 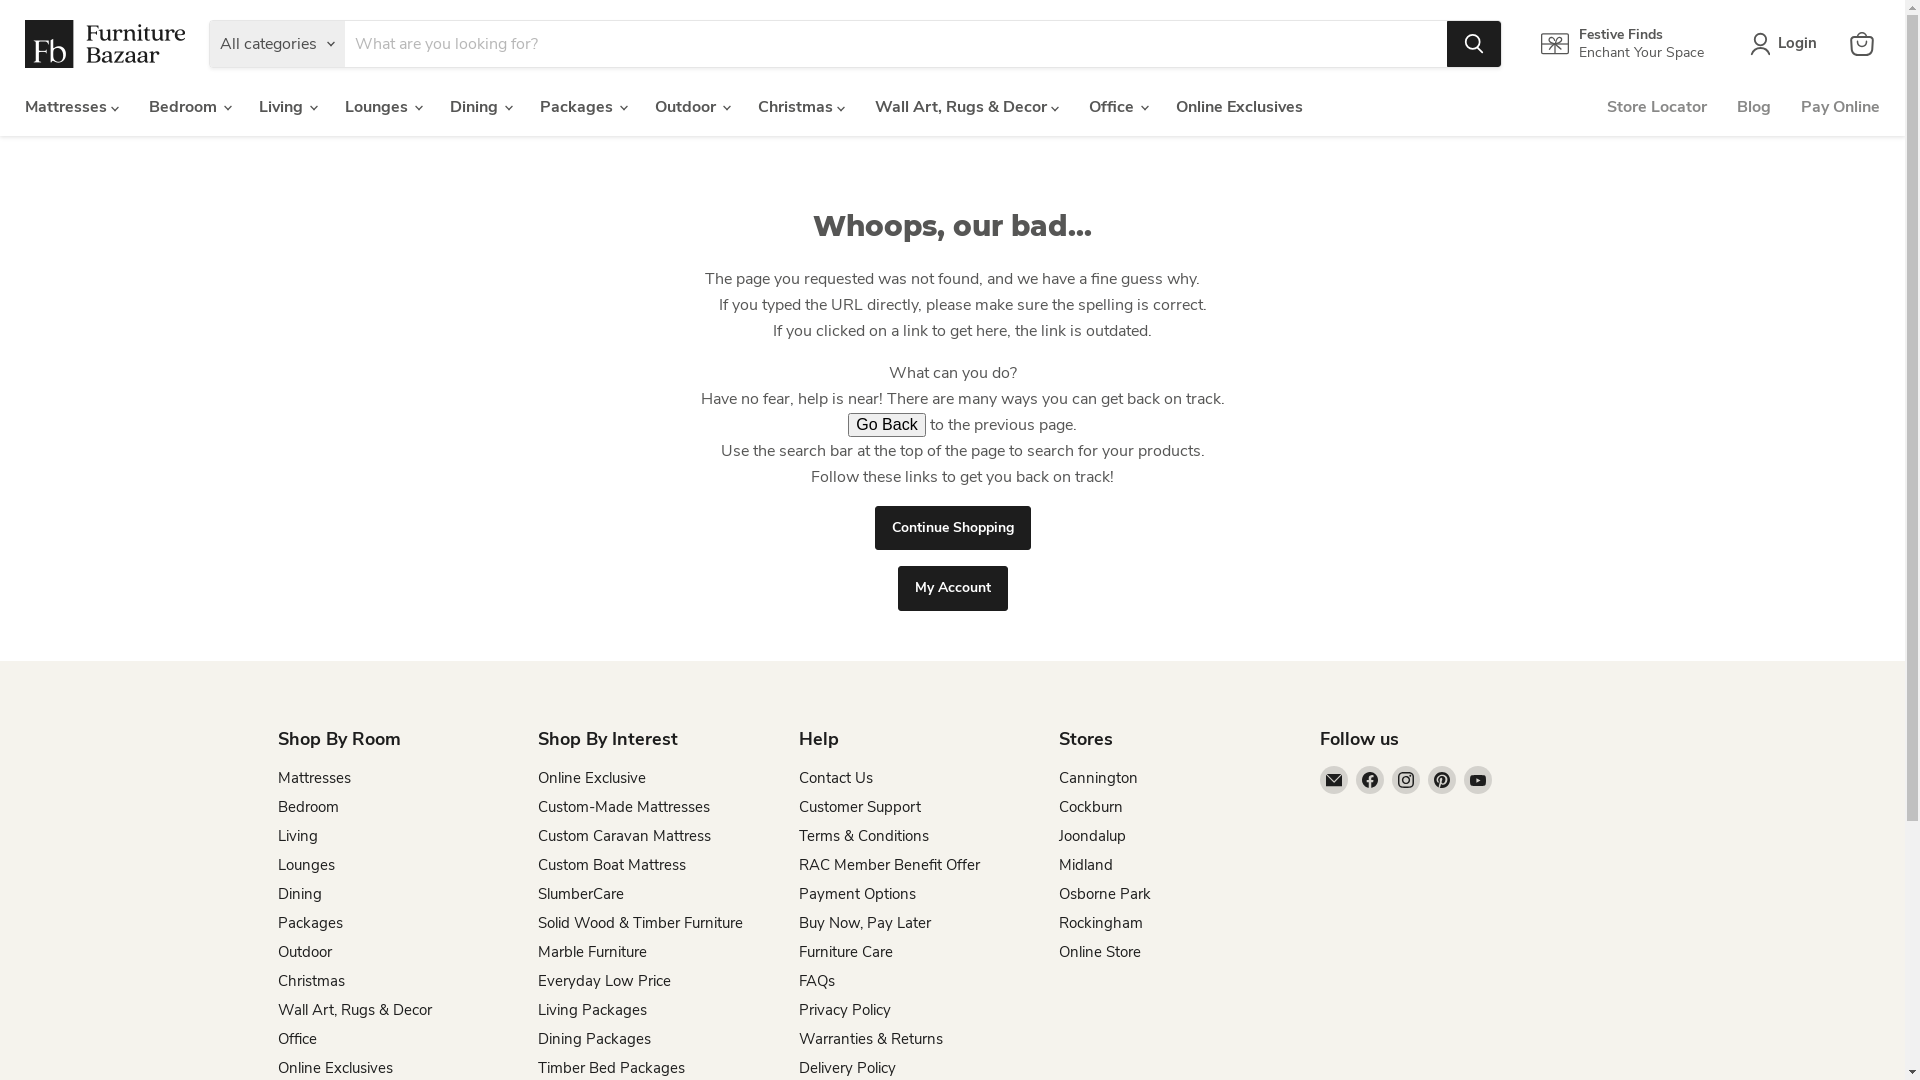 What do you see at coordinates (952, 587) in the screenshot?
I see `'My Account'` at bounding box center [952, 587].